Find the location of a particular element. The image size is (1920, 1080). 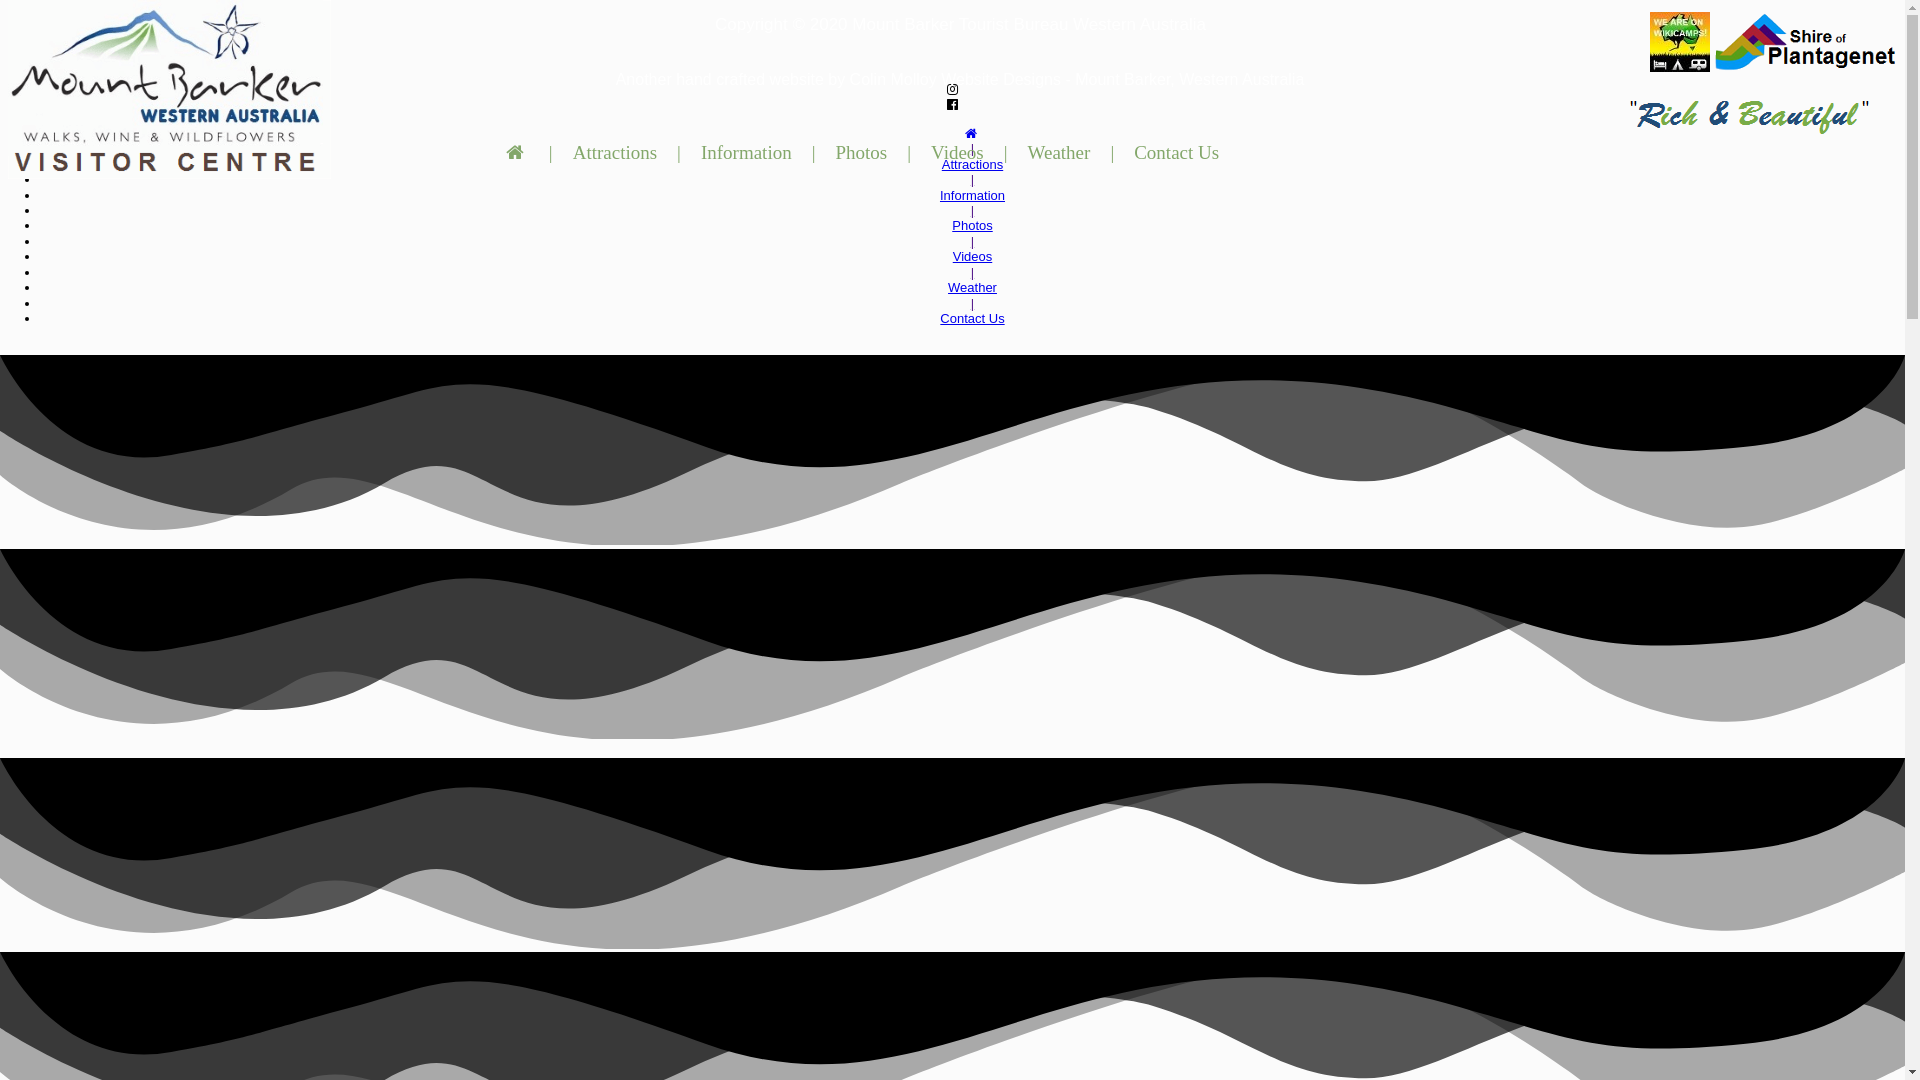

'|' is located at coordinates (1111, 152).